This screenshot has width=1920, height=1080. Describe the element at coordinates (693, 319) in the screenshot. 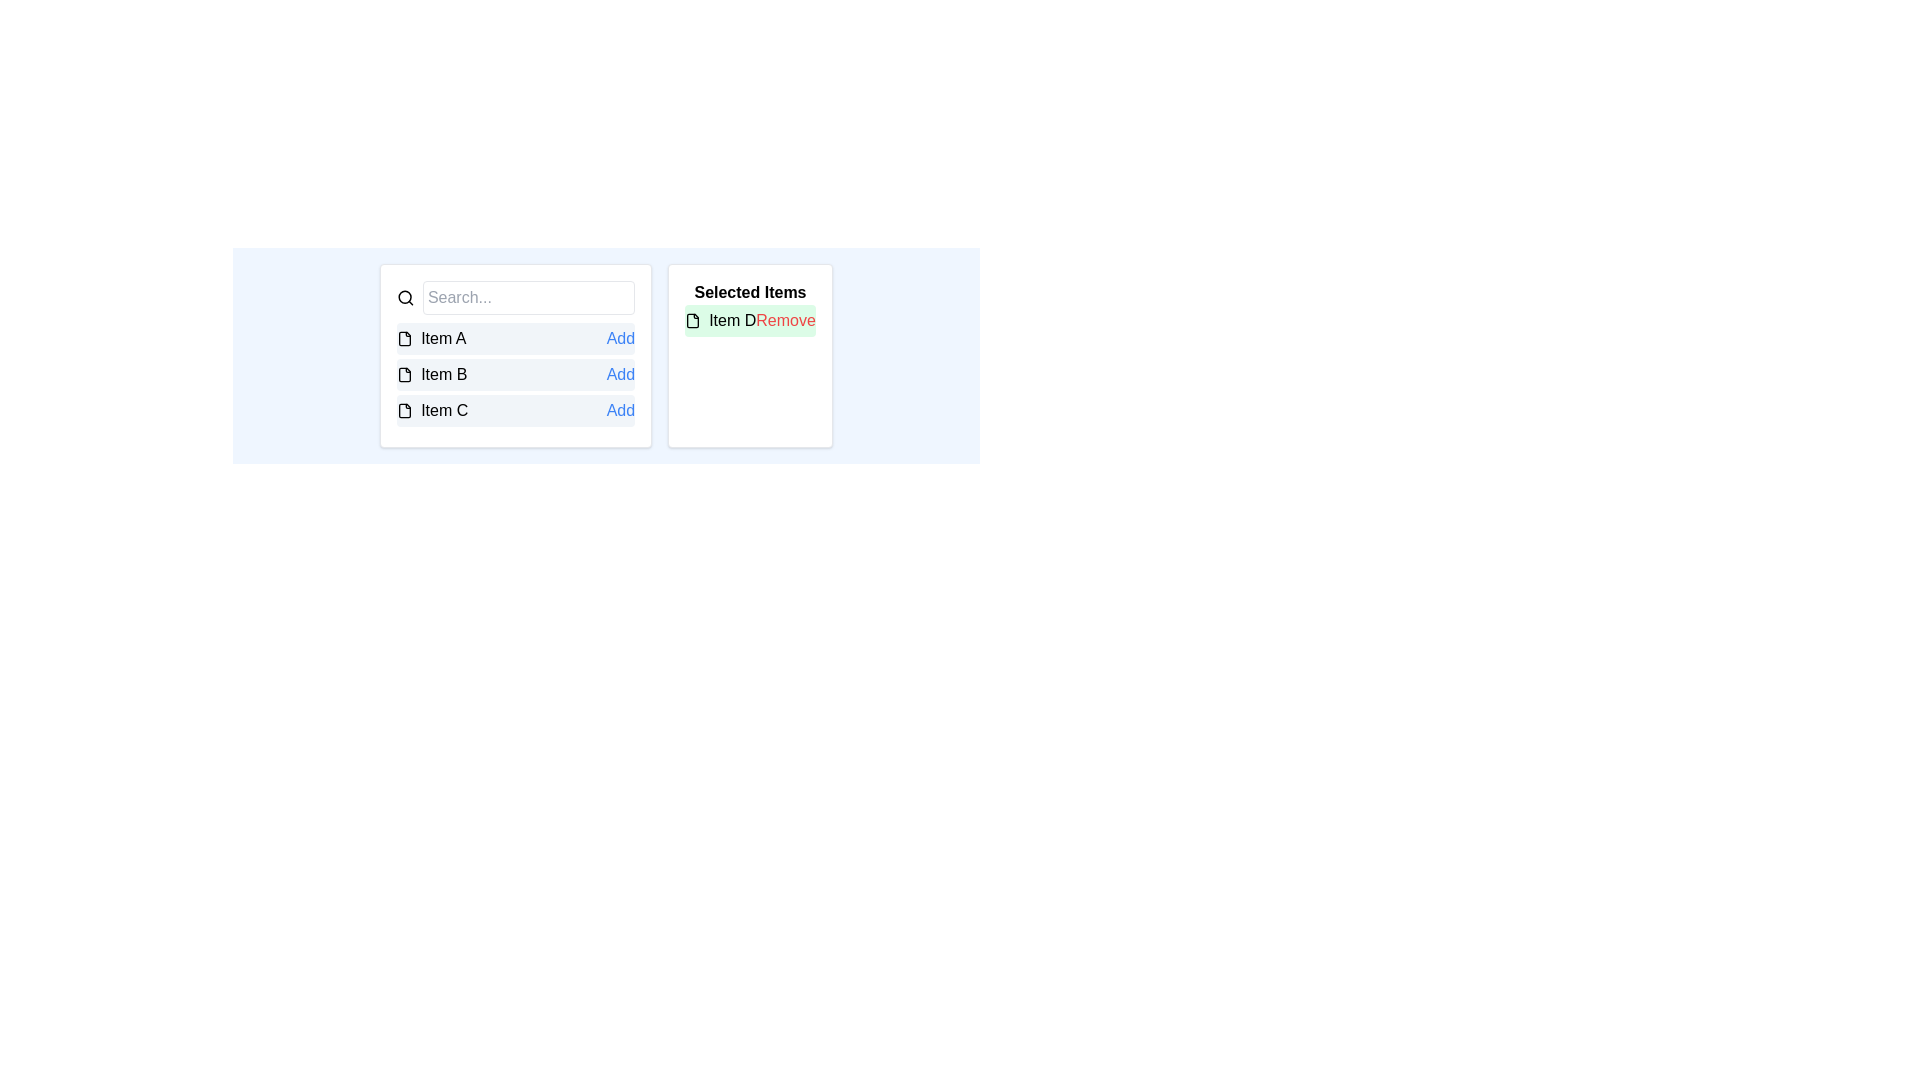

I see `the document file icon located within the 'Selected Items' section, which is the leftmost element under the card labeled 'Item D'` at that location.